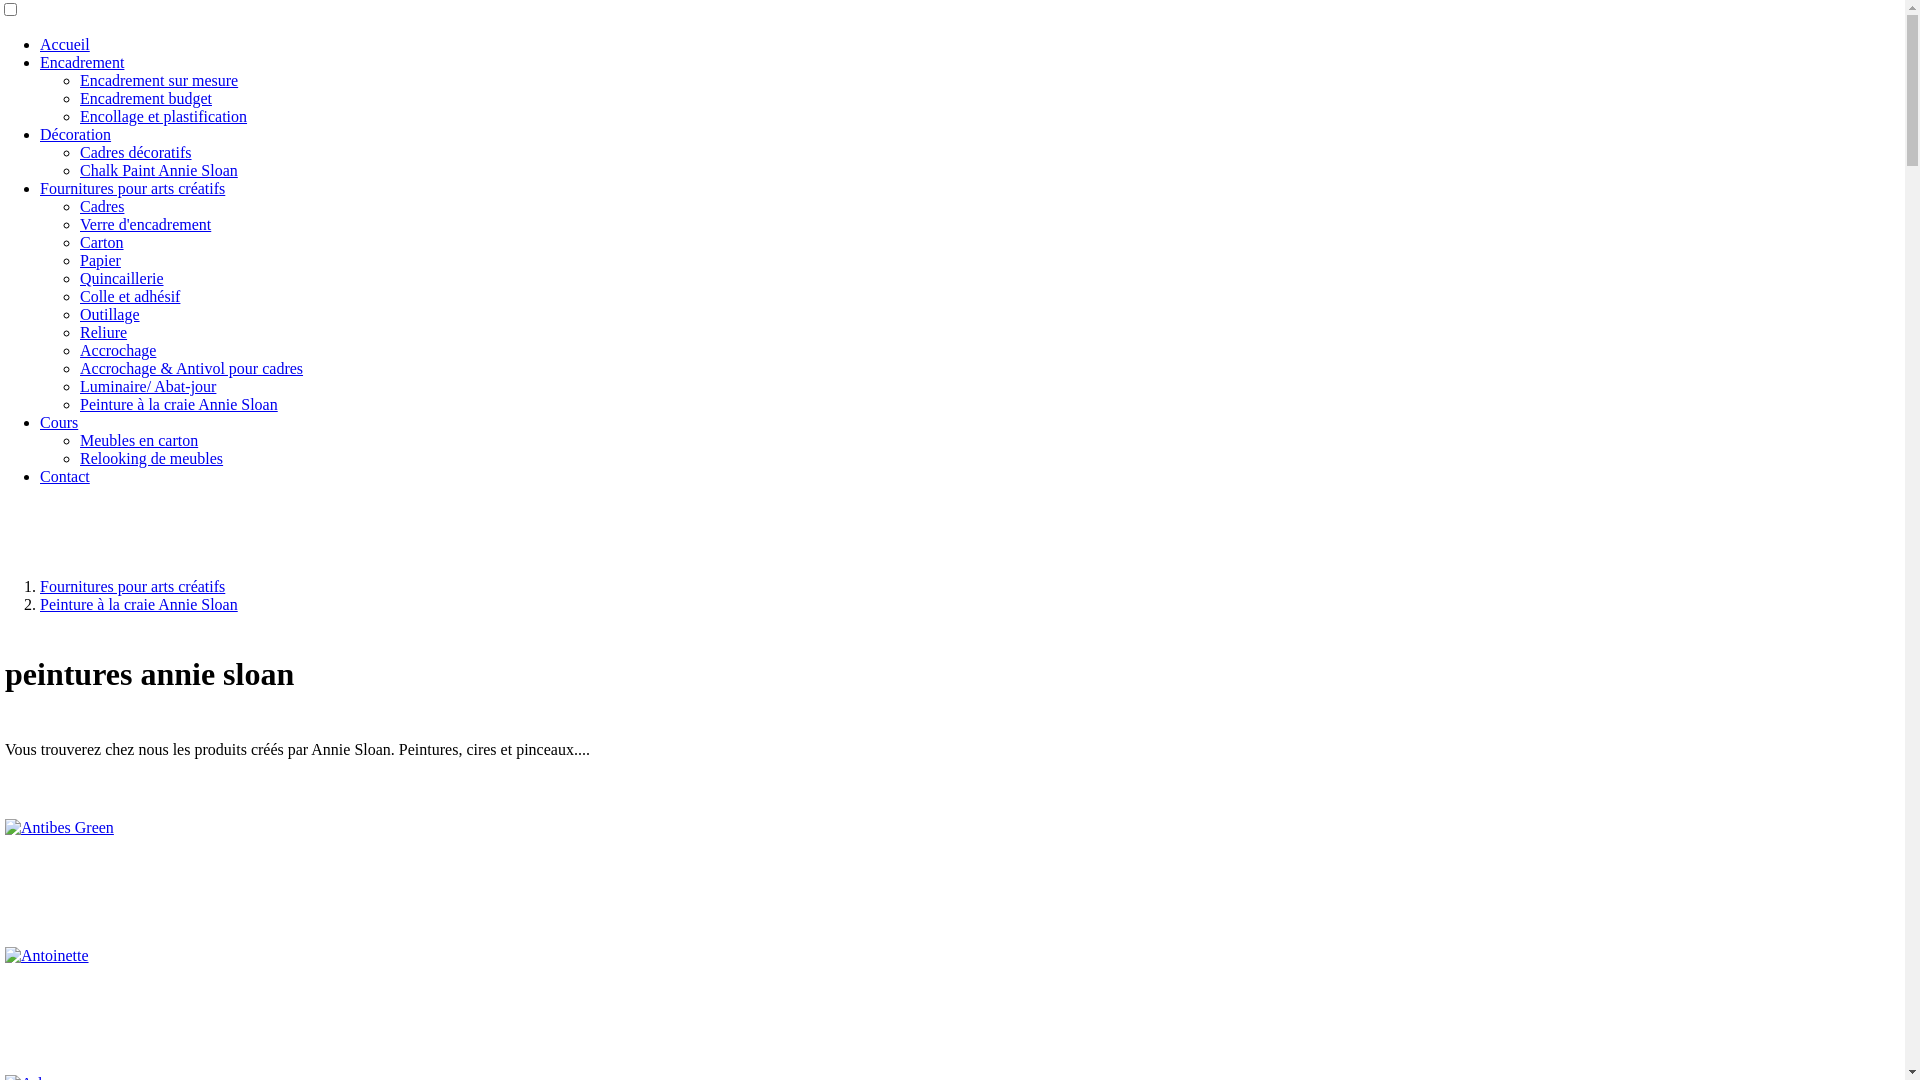 The width and height of the screenshot is (1920, 1080). What do you see at coordinates (80, 241) in the screenshot?
I see `'Carton'` at bounding box center [80, 241].